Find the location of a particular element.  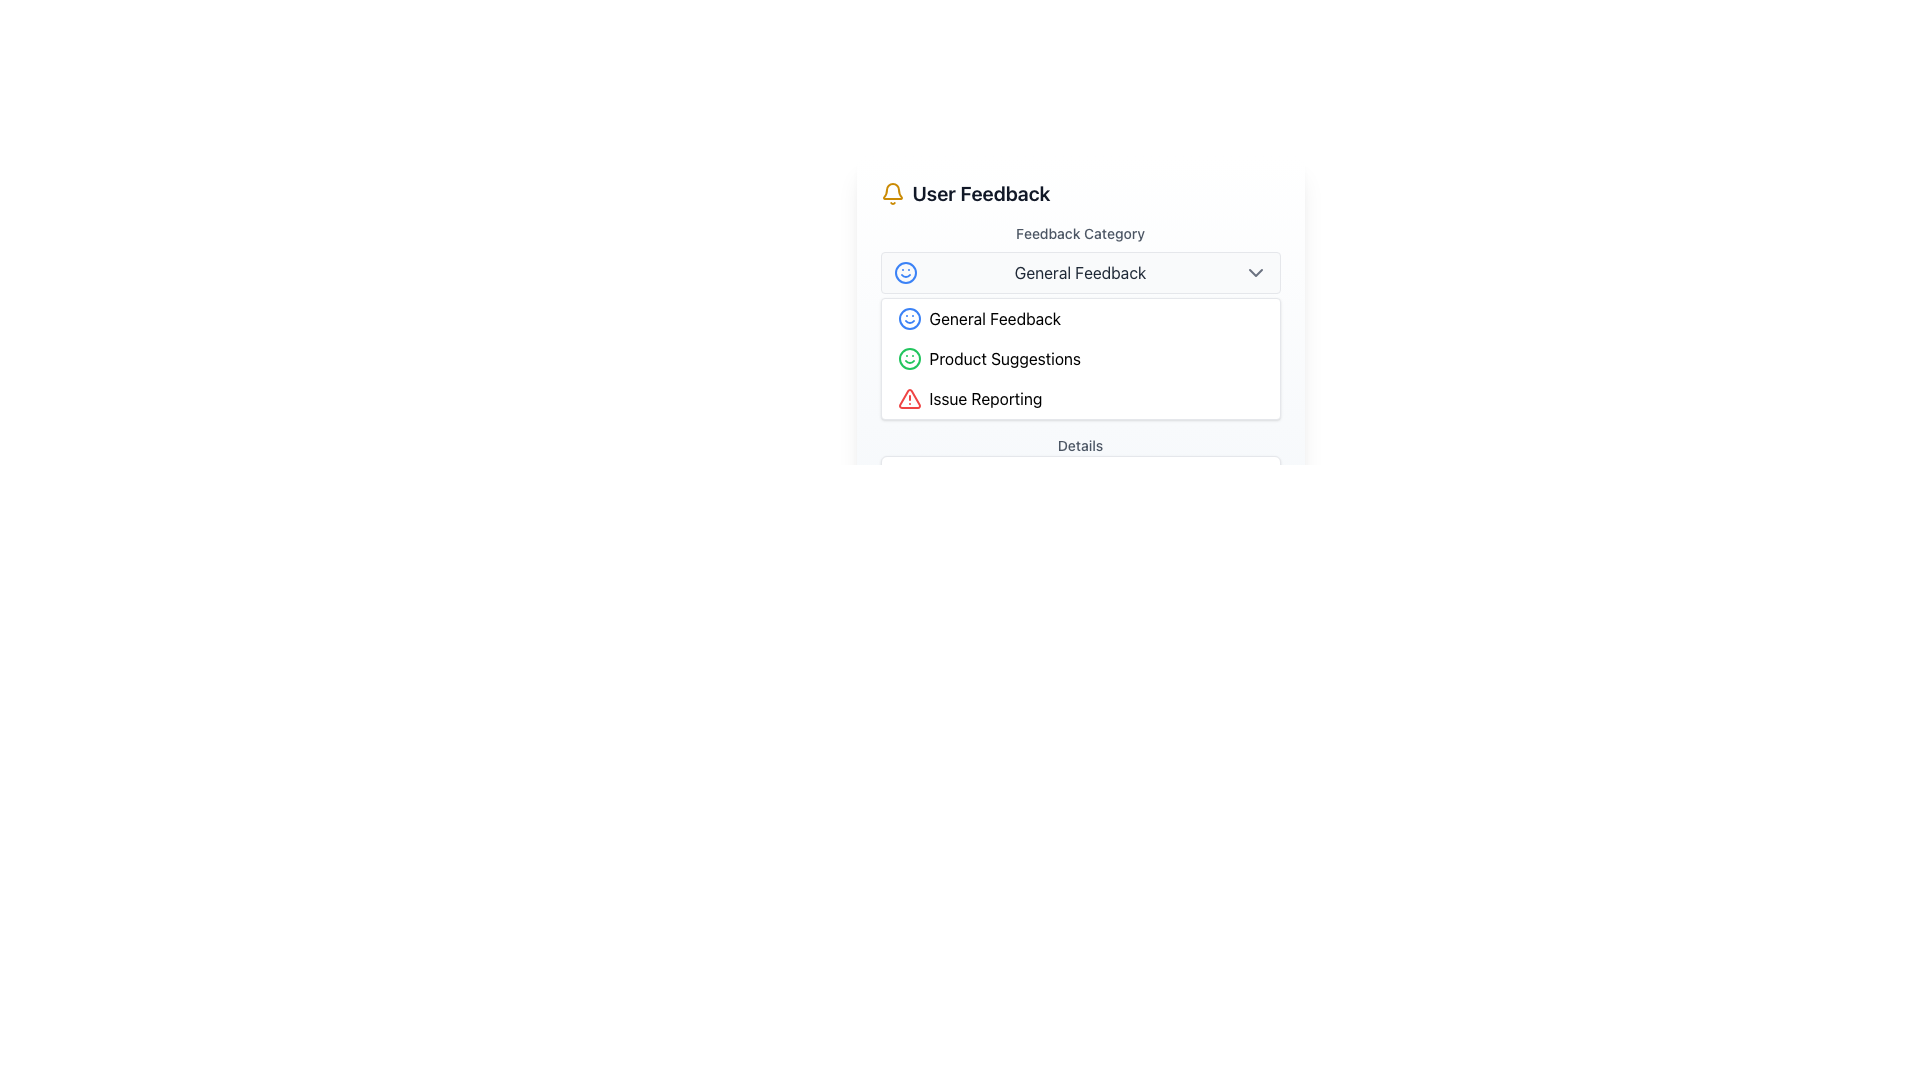

the Dropdown toggle button labeled 'General Feedback' is located at coordinates (1079, 273).